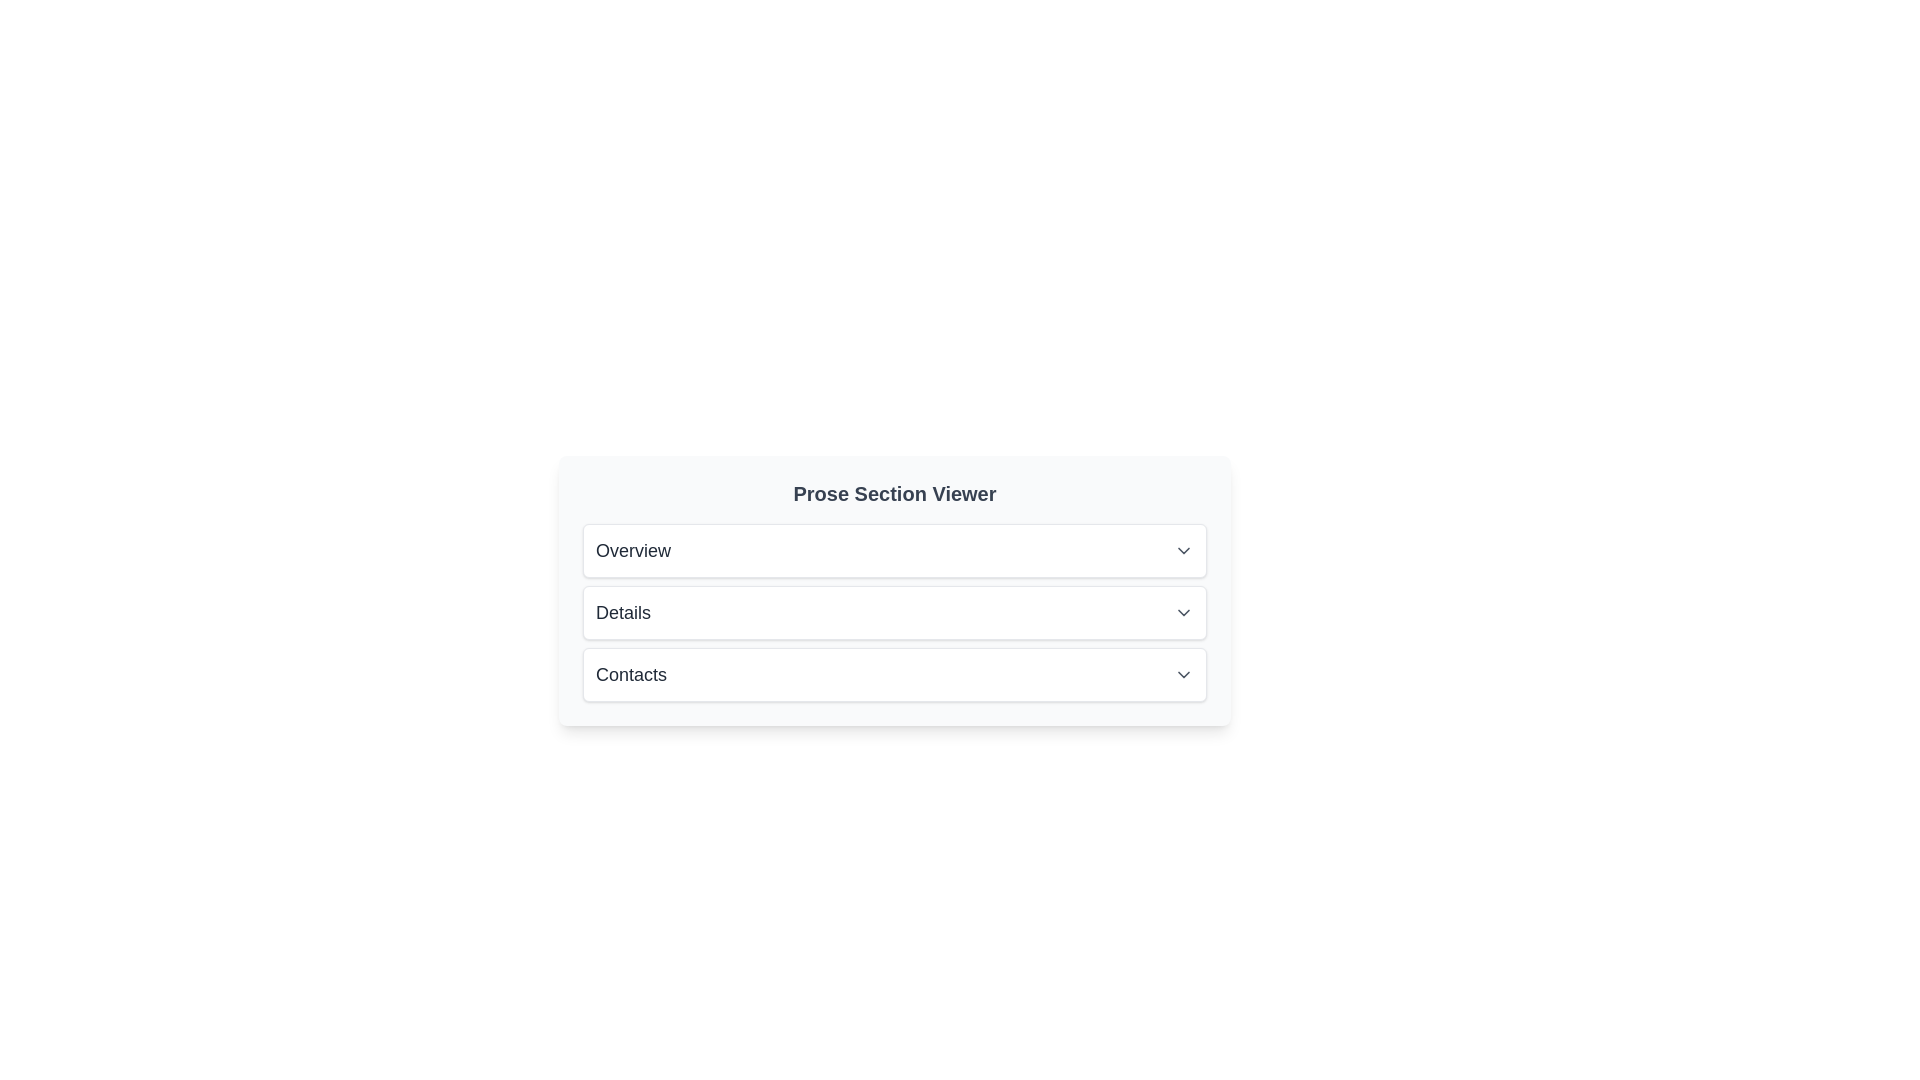 This screenshot has height=1080, width=1920. What do you see at coordinates (622, 612) in the screenshot?
I see `text label displaying 'Details' which is styled with a larger font and medium weight in dark gray, located in the middle section of a navigation interface` at bounding box center [622, 612].